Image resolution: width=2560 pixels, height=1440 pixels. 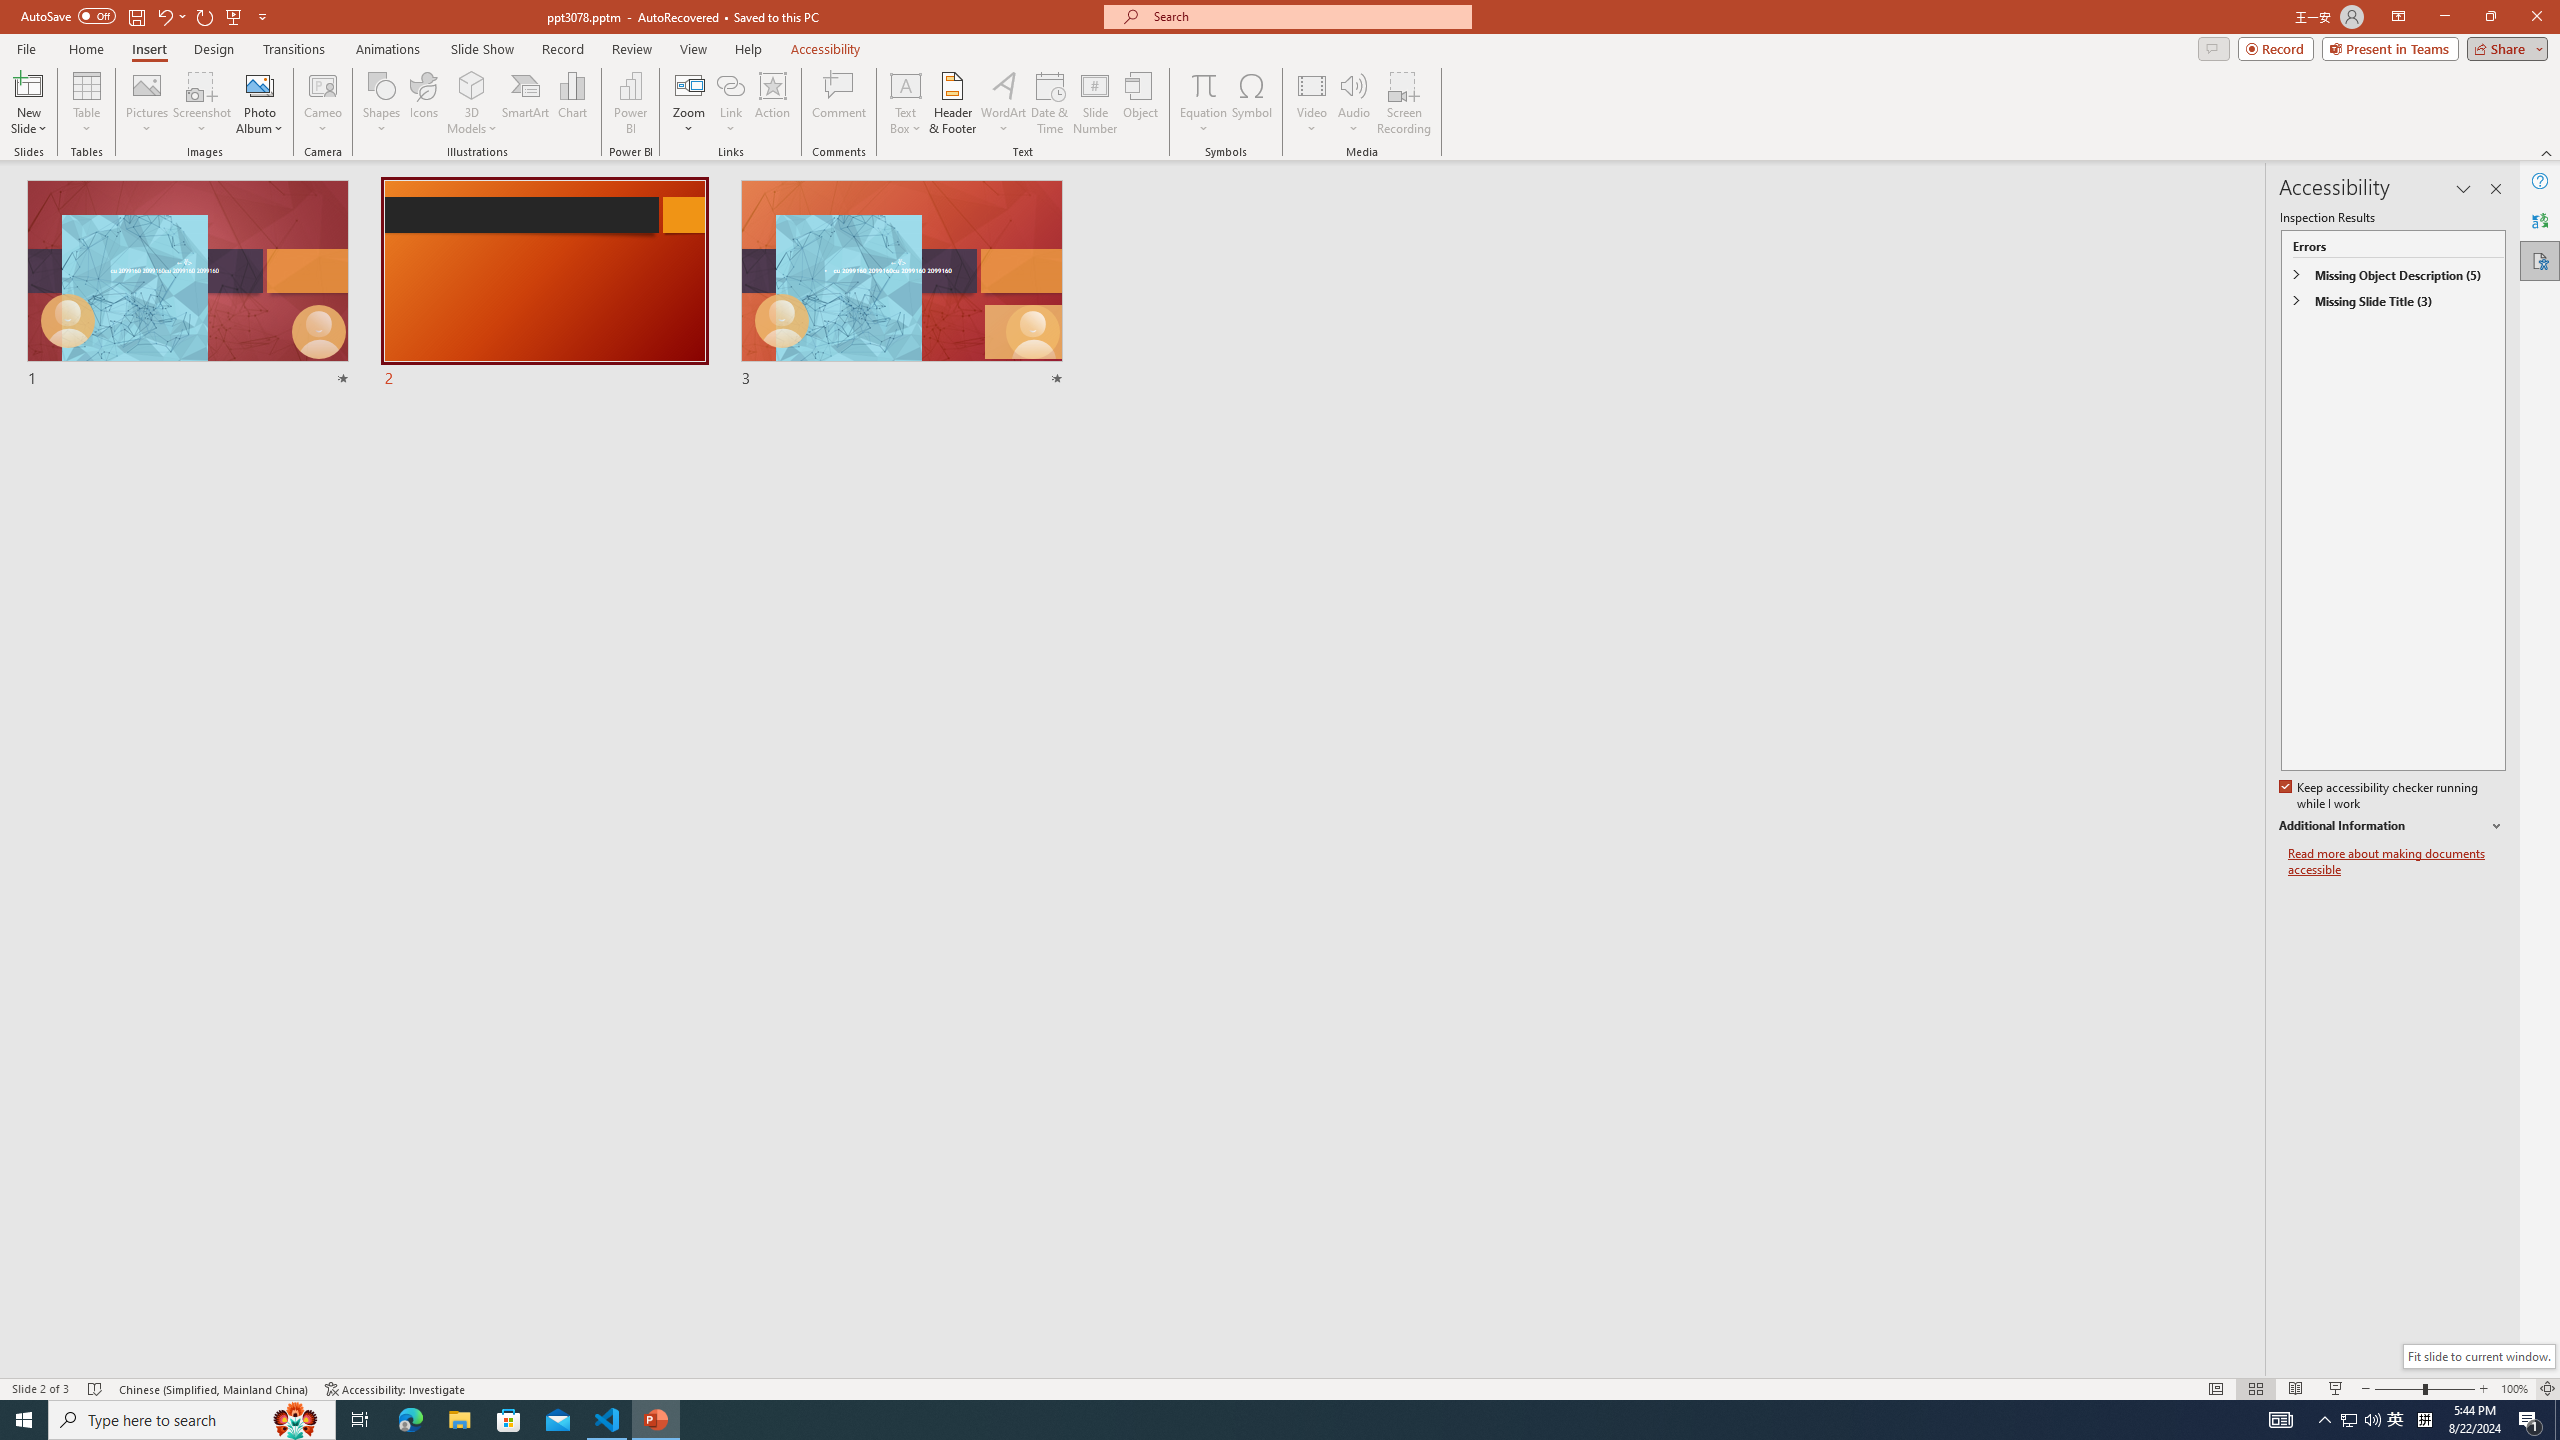 I want to click on 'Keep accessibility checker running while I work', so click(x=2380, y=796).